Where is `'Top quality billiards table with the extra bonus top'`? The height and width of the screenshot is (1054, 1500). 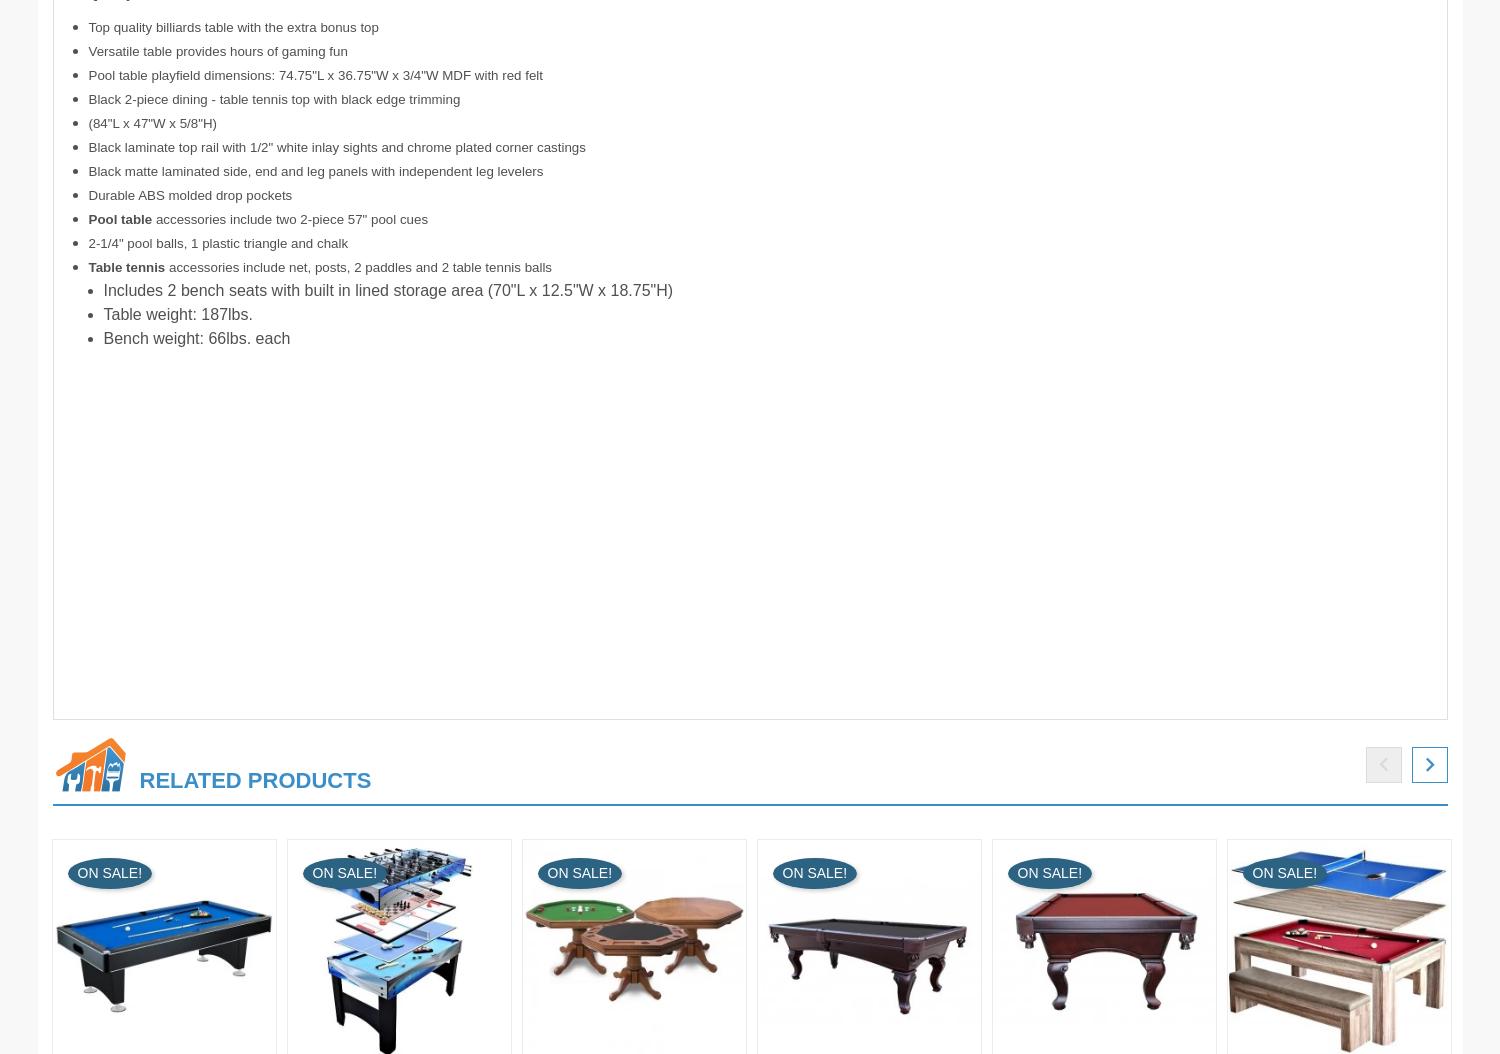 'Top quality billiards table with the extra bonus top' is located at coordinates (231, 27).